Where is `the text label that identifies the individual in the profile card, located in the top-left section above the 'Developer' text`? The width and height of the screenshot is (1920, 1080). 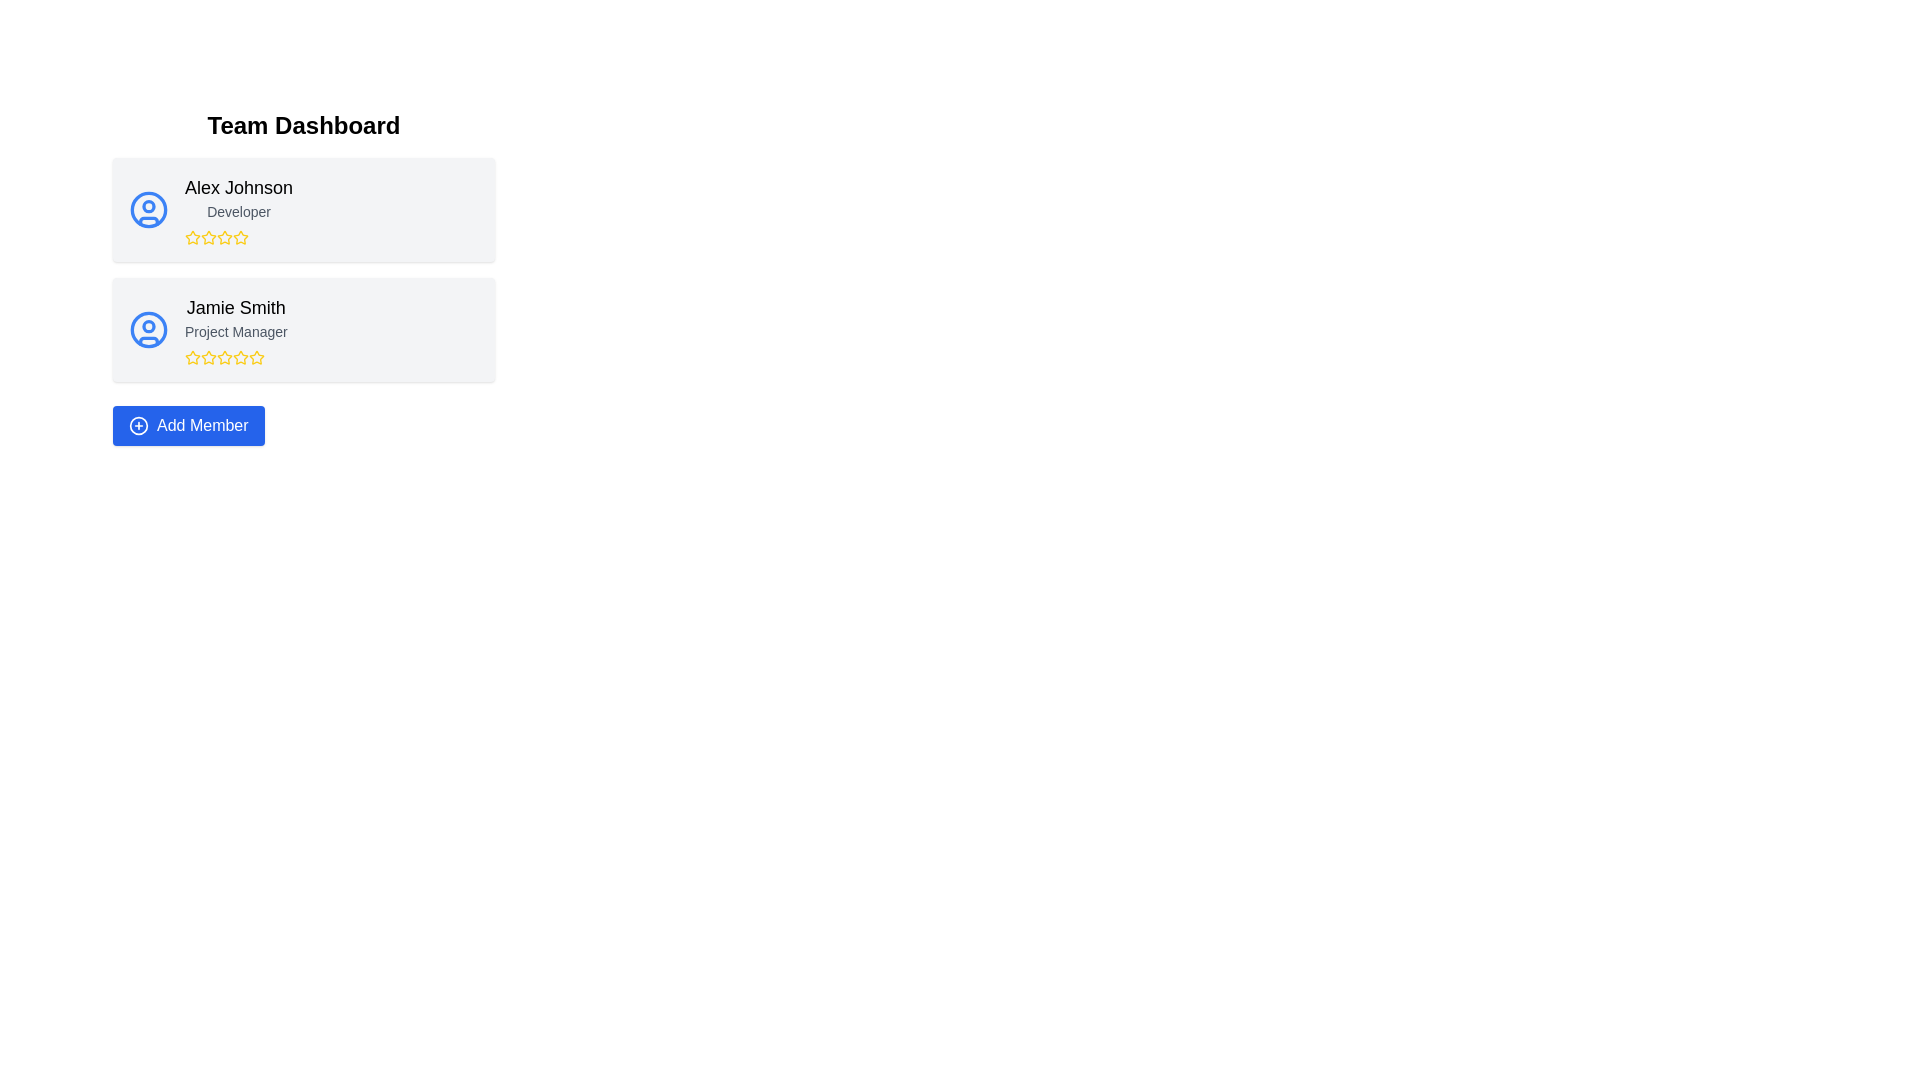 the text label that identifies the individual in the profile card, located in the top-left section above the 'Developer' text is located at coordinates (239, 188).